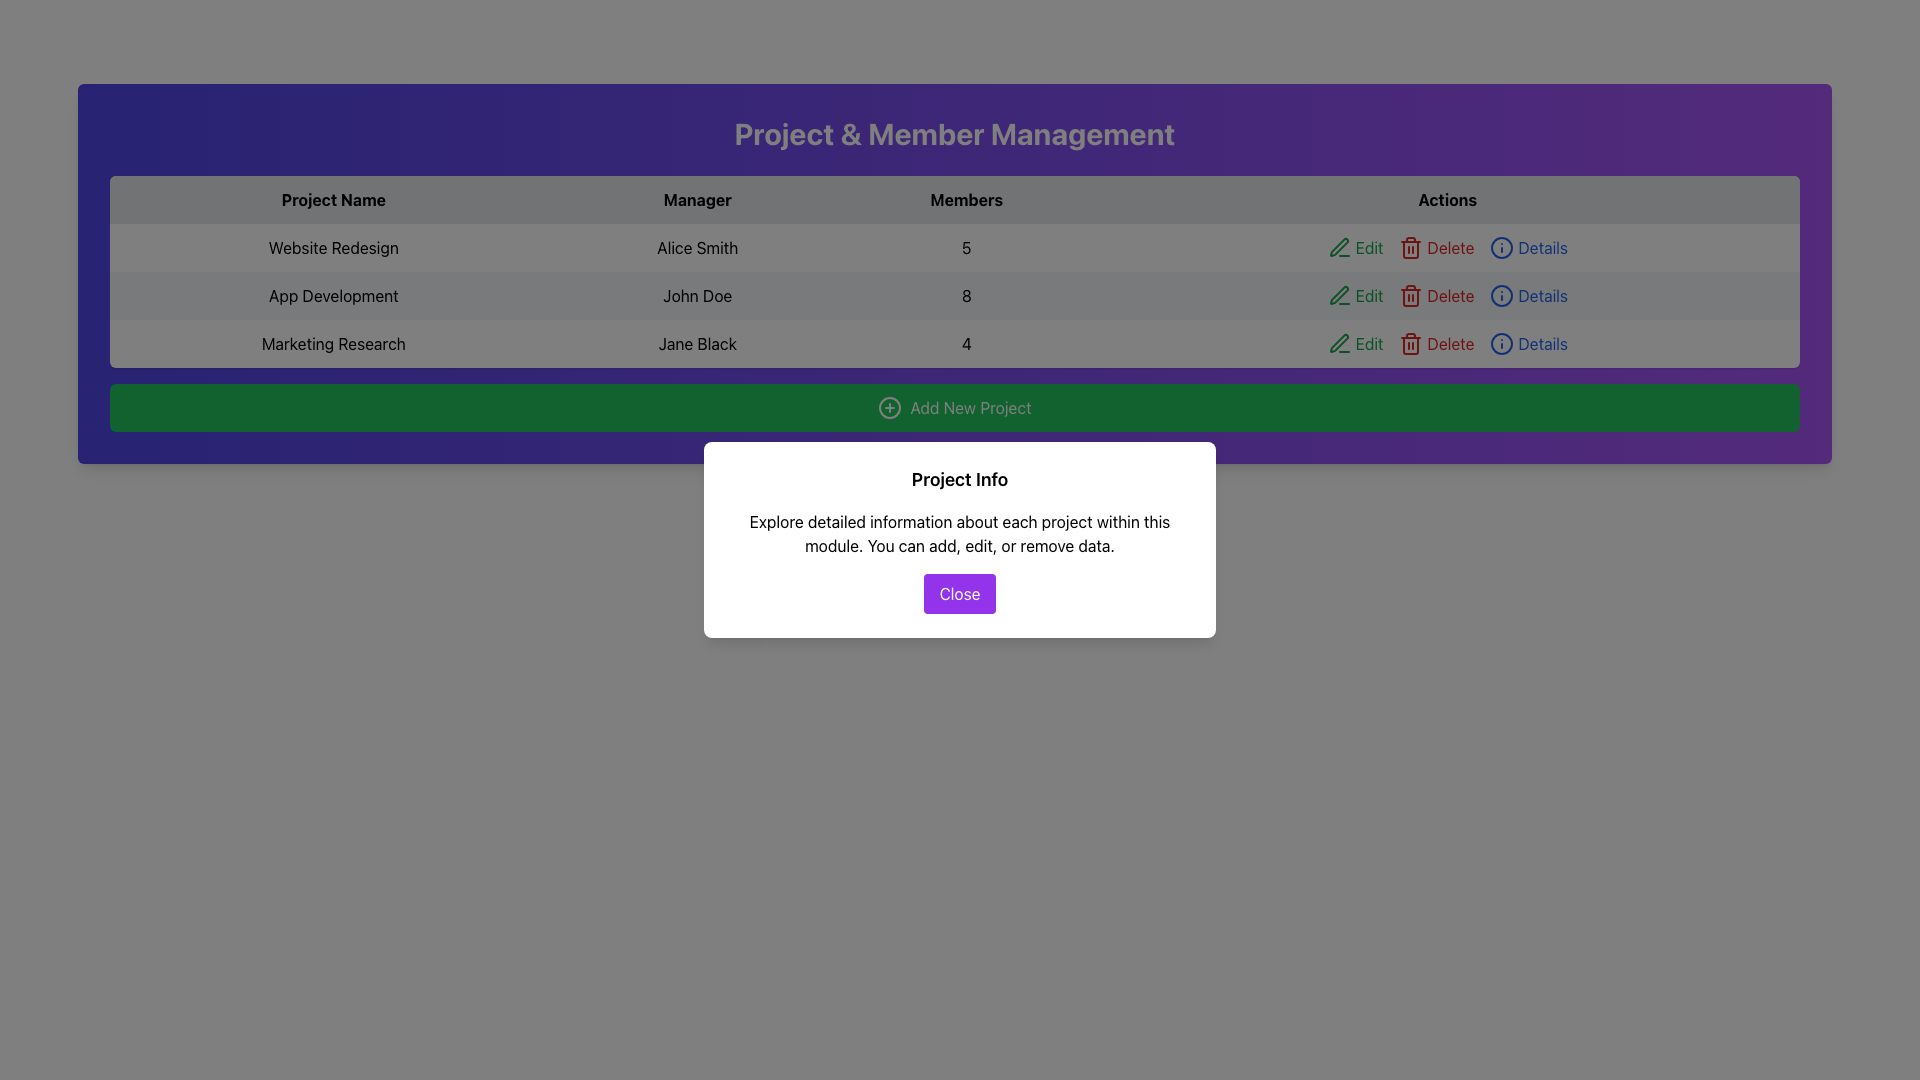  What do you see at coordinates (1502, 296) in the screenshot?
I see `the 'Details' button in the 'Actions' column of the third row of the table, which is indicated by the Icon next to it` at bounding box center [1502, 296].